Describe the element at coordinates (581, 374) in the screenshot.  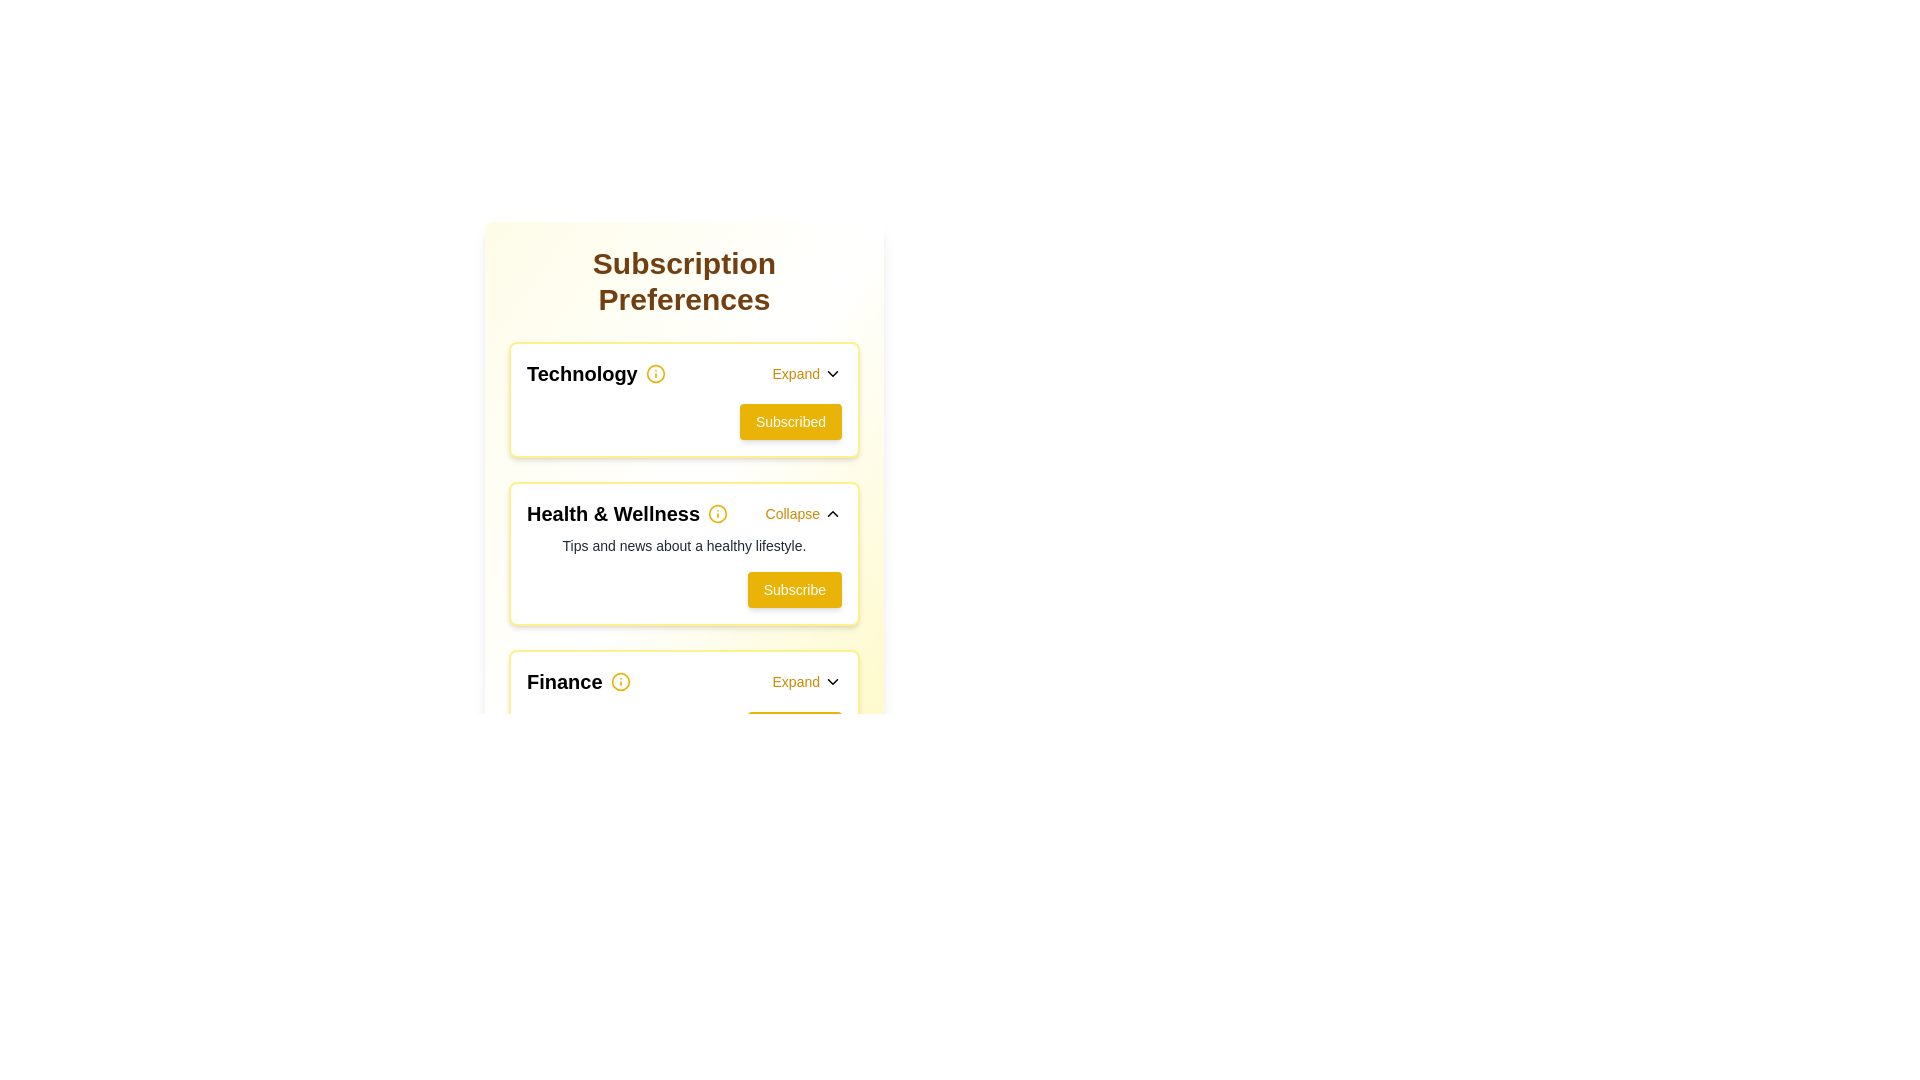
I see `'Technology' category label text that identifies the content topic for subscription preferences` at that location.